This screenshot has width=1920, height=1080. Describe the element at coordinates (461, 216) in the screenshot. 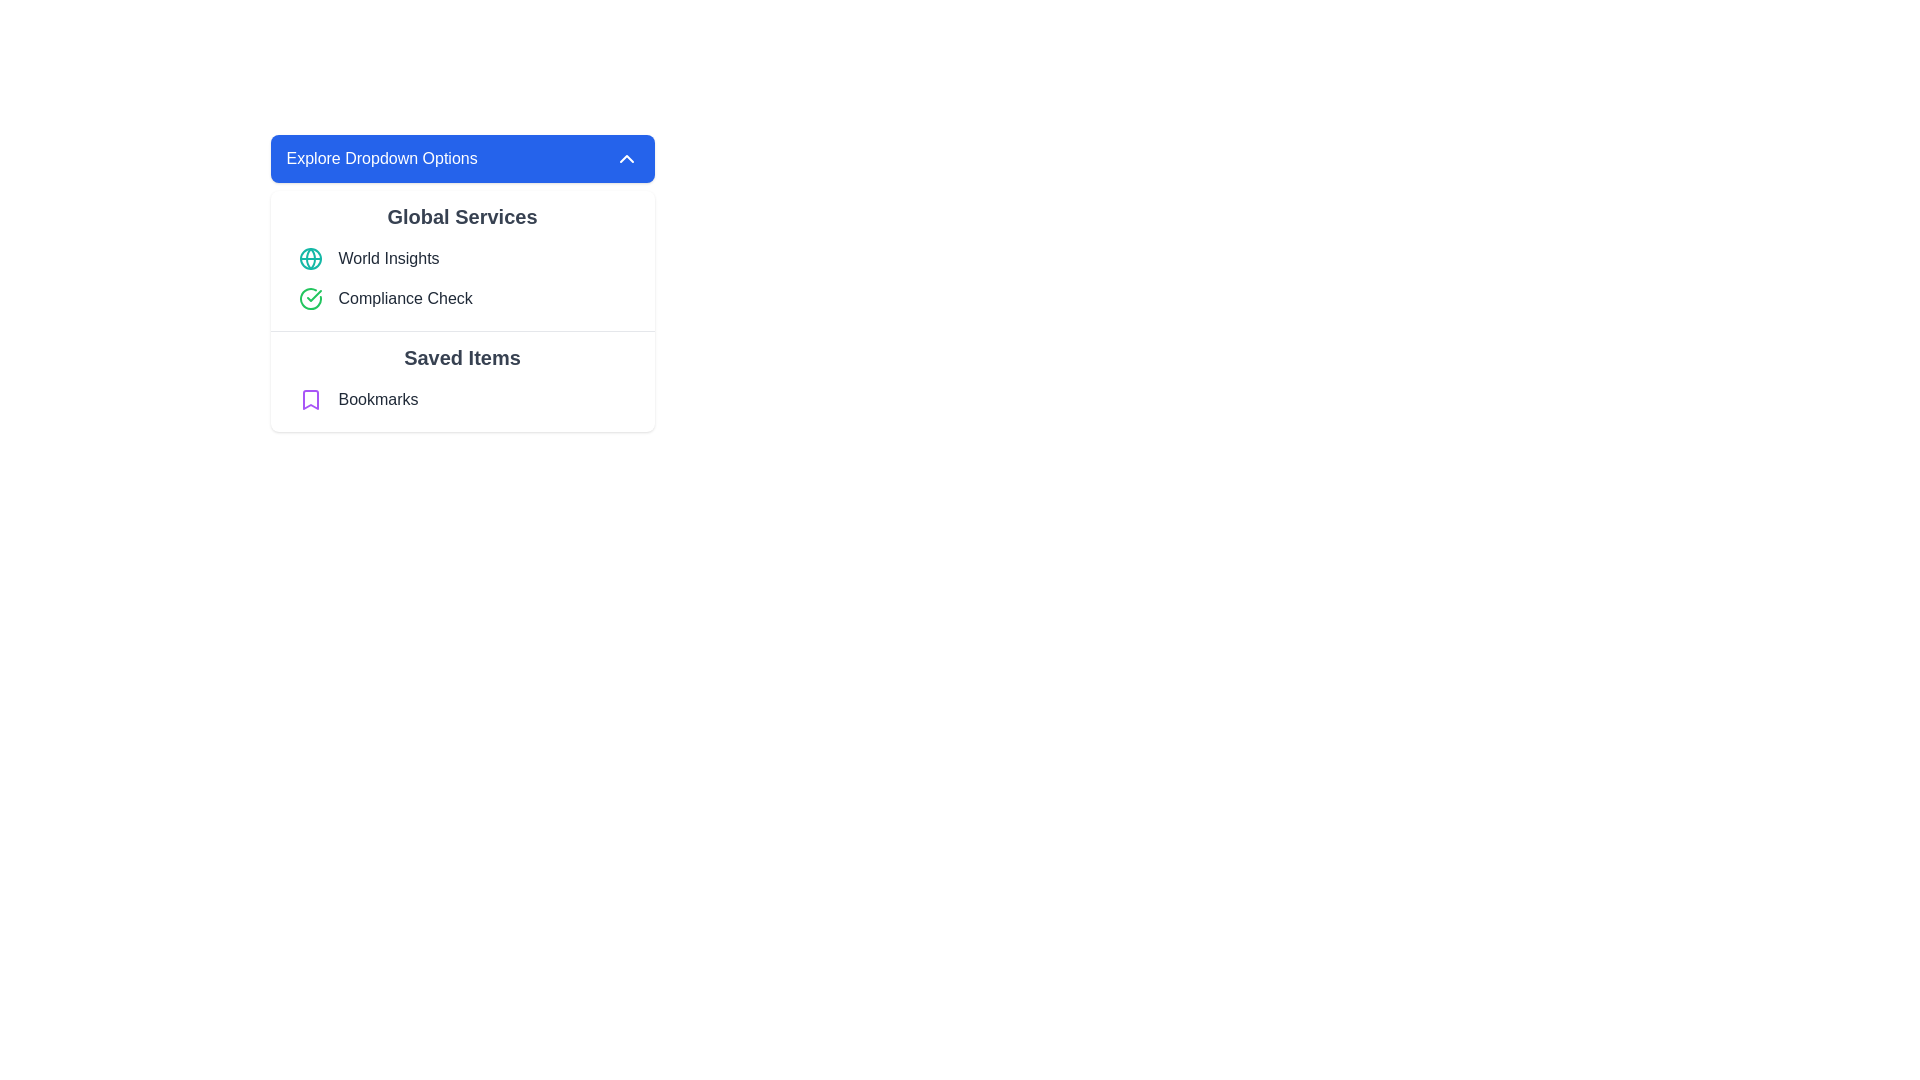

I see `the text label within the 'Explore Dropdown Options' dropdown, which is the first piece of text content above 'World Insights' and 'Compliance Check'` at that location.